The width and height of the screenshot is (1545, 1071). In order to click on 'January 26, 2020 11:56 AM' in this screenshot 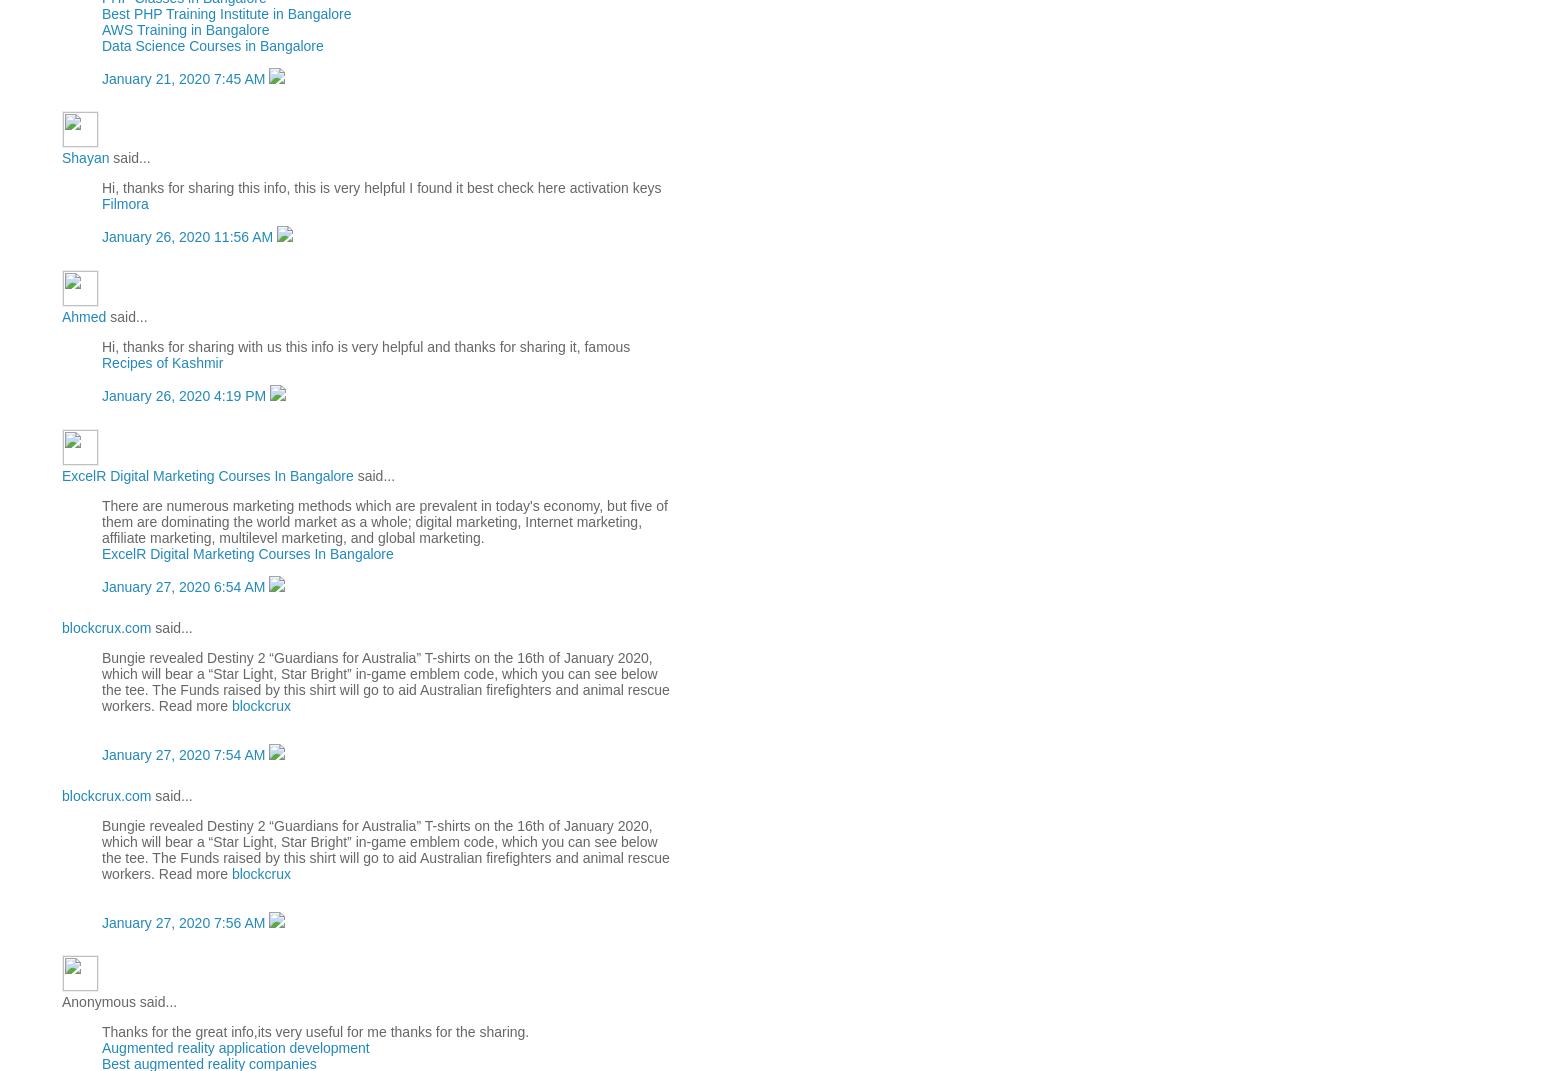, I will do `click(189, 237)`.